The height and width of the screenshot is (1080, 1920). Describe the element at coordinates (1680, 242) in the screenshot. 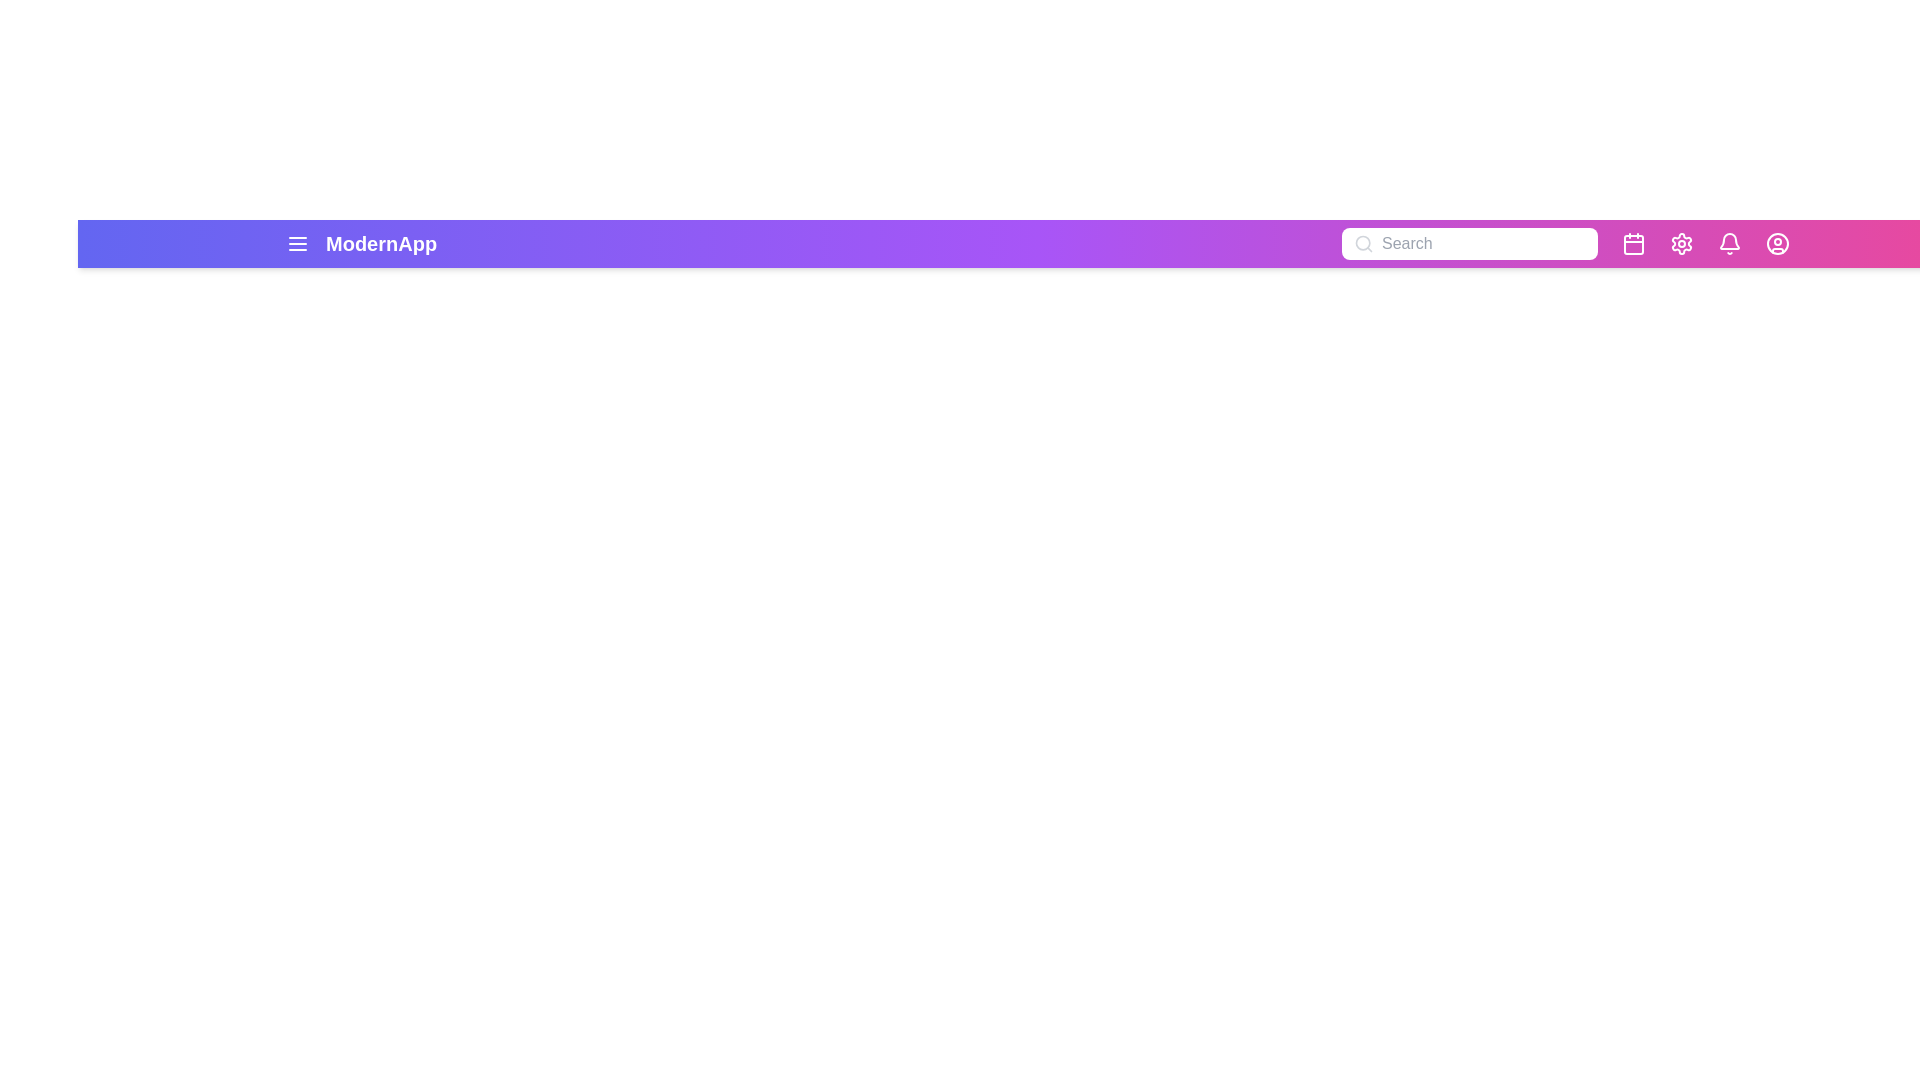

I see `the Settings cogwheel icon located in the top navigation bar to explore settings-related features` at that location.